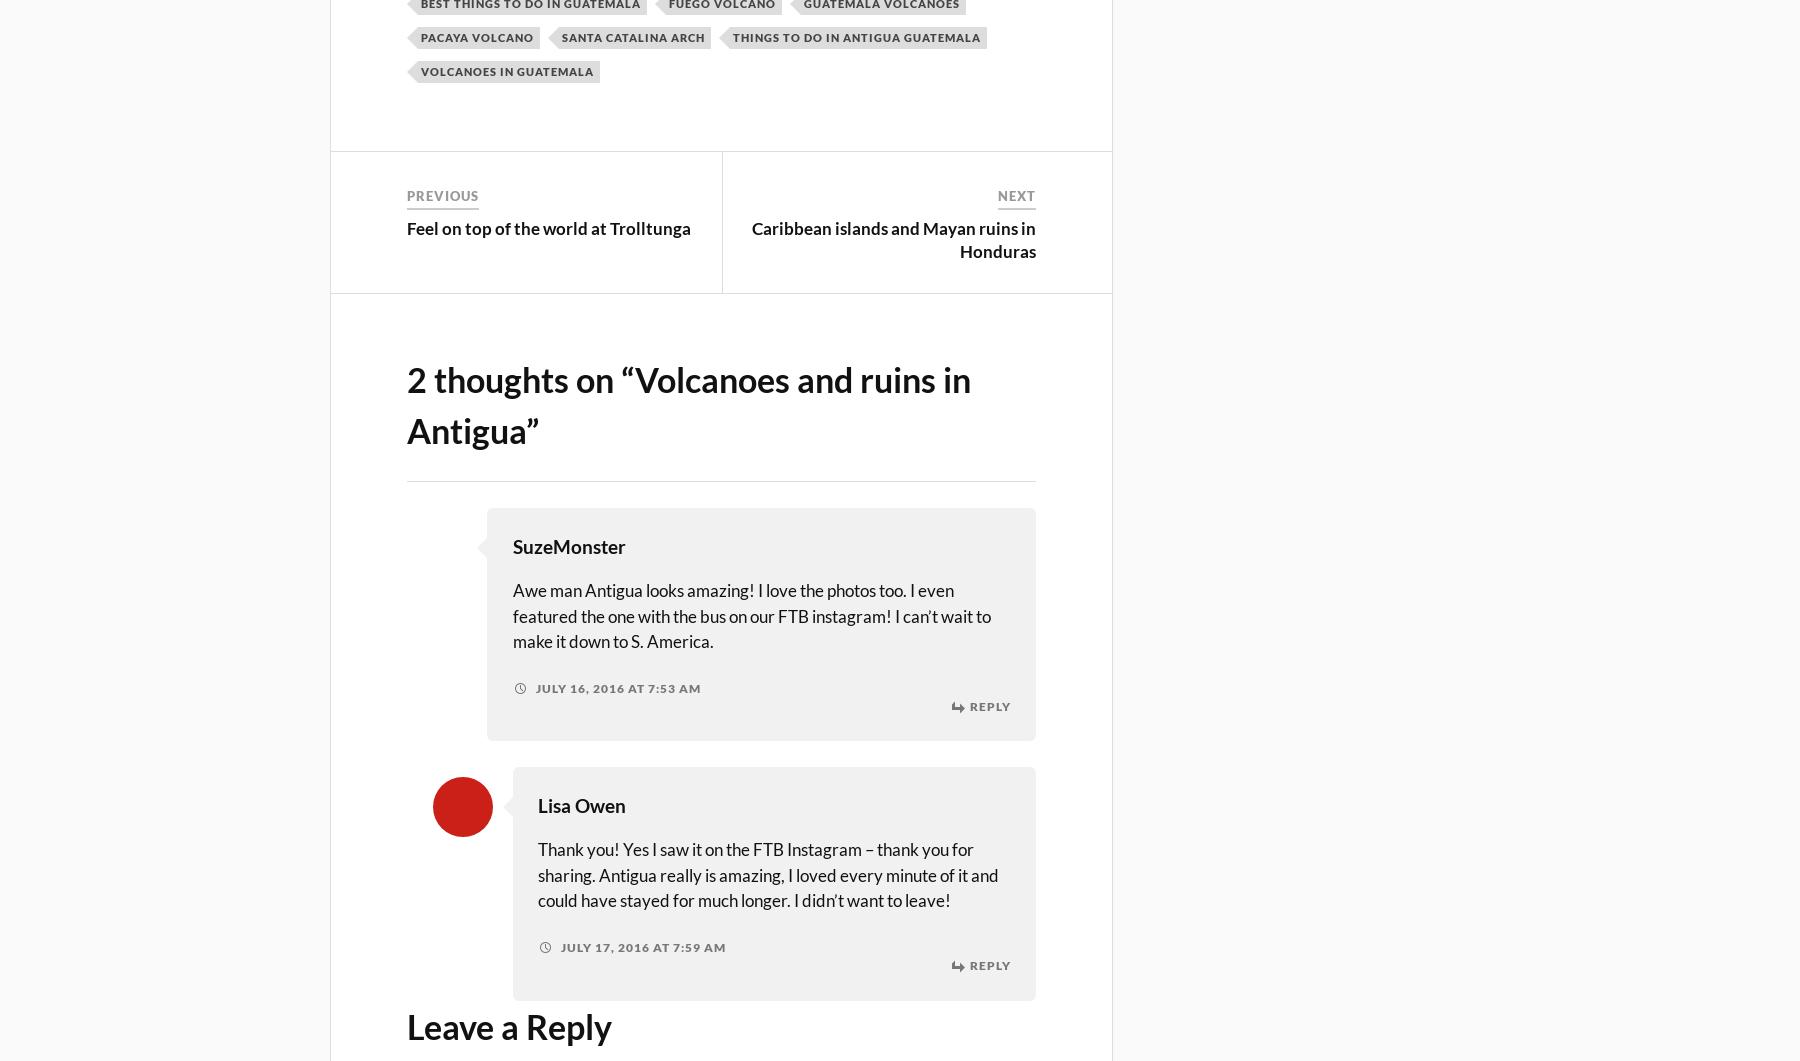  I want to click on 'July 16, 2016 at 7:53 am', so click(615, 687).